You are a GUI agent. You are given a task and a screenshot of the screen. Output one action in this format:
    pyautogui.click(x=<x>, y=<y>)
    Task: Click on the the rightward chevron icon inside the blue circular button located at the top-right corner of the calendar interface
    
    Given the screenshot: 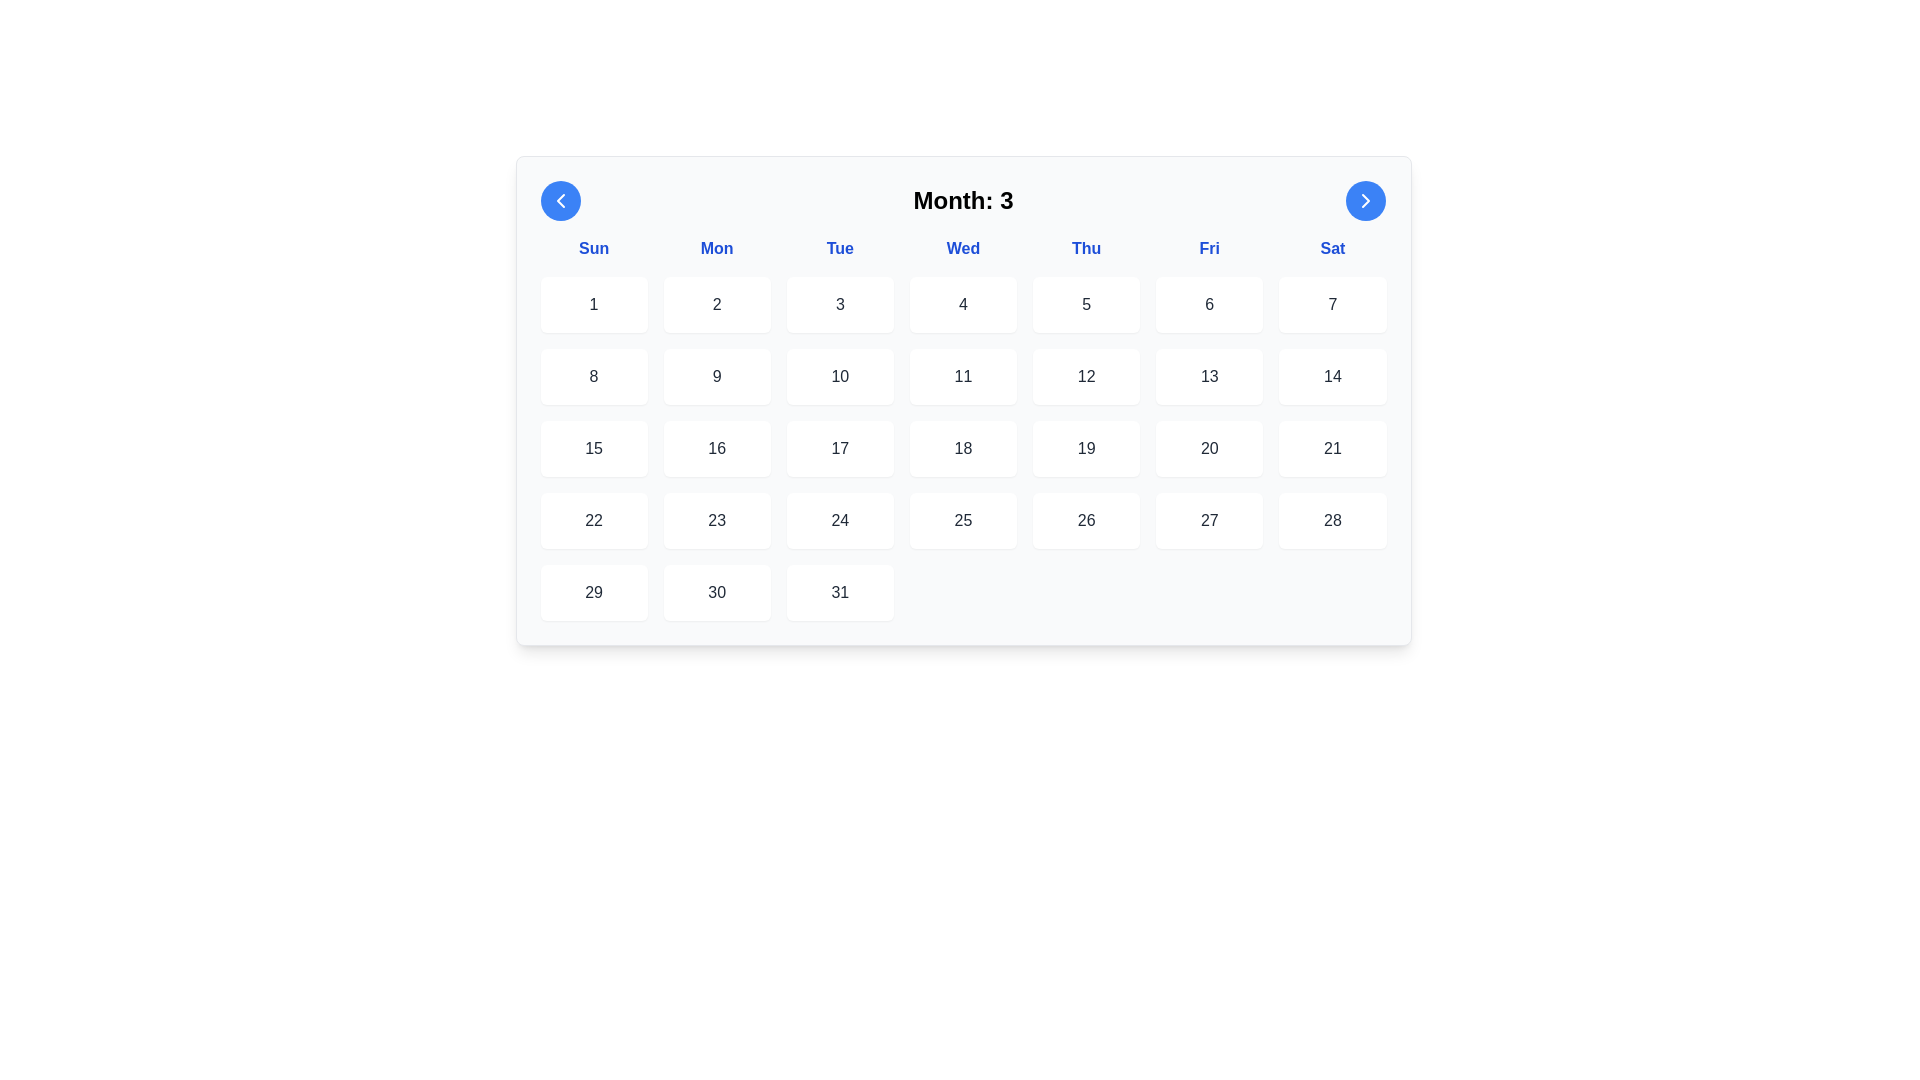 What is the action you would take?
    pyautogui.click(x=1365, y=200)
    